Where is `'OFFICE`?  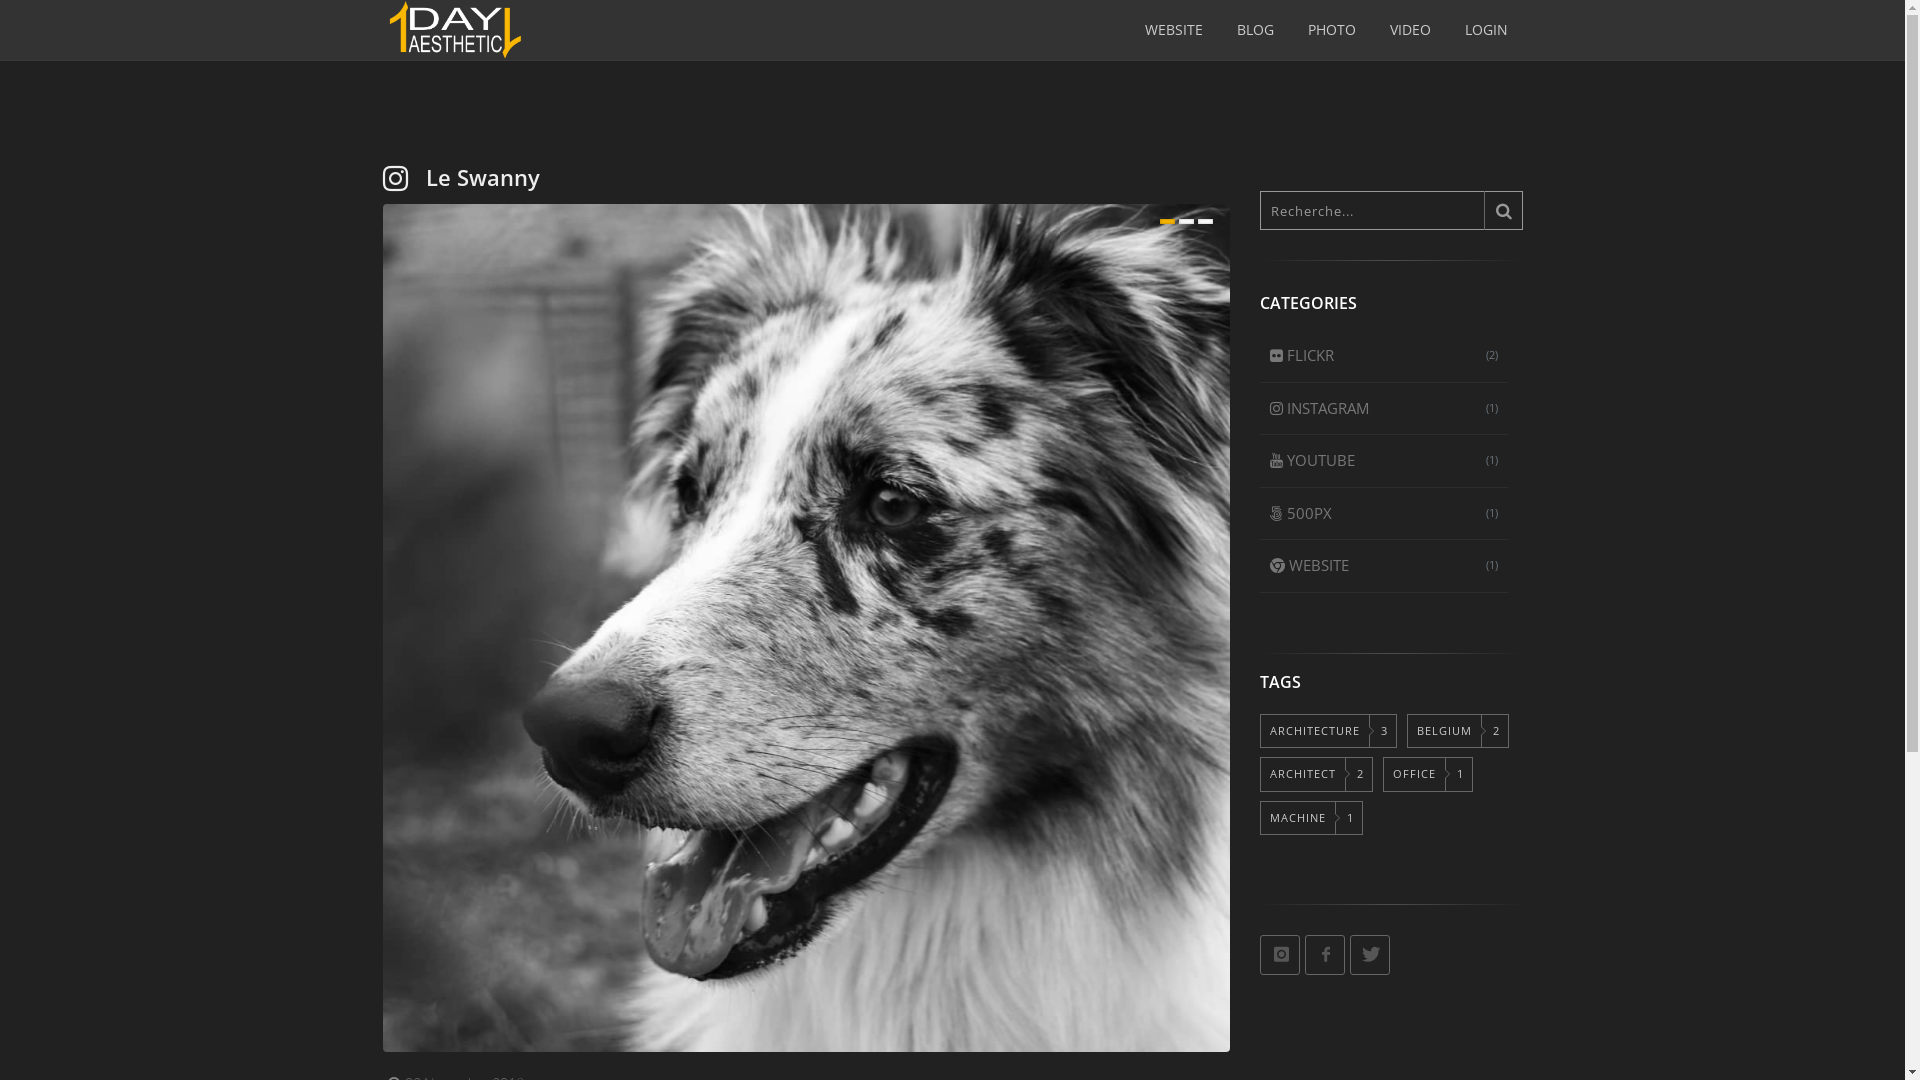
'OFFICE is located at coordinates (1427, 773).